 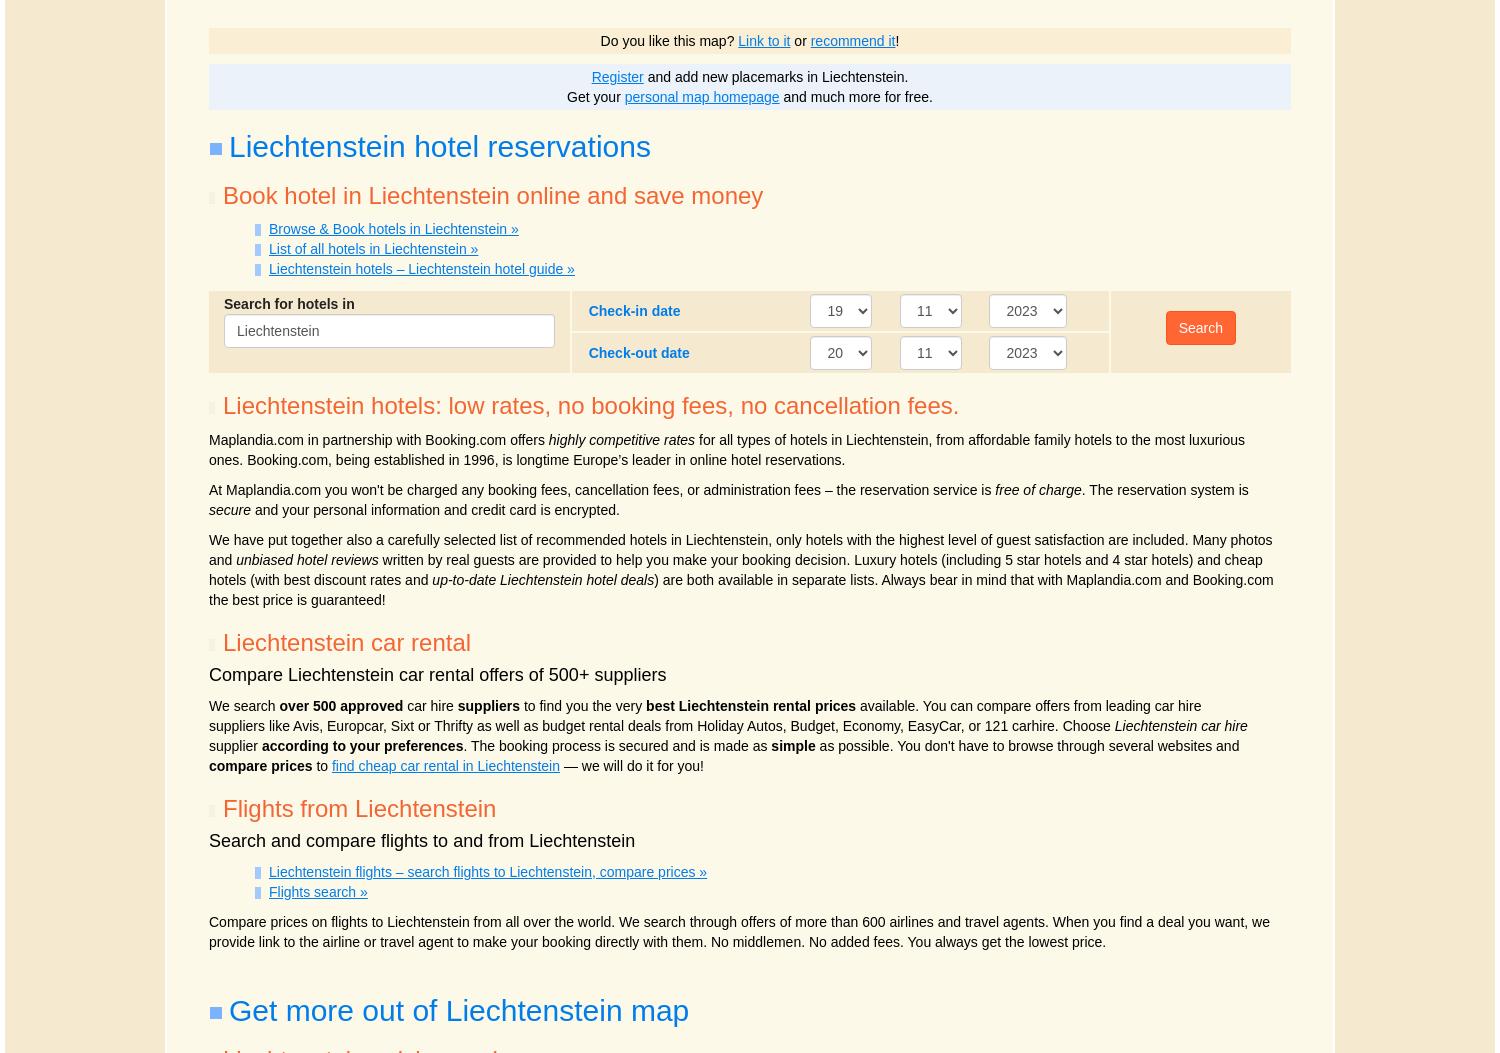 I want to click on 'and much more for free.', so click(x=778, y=96).